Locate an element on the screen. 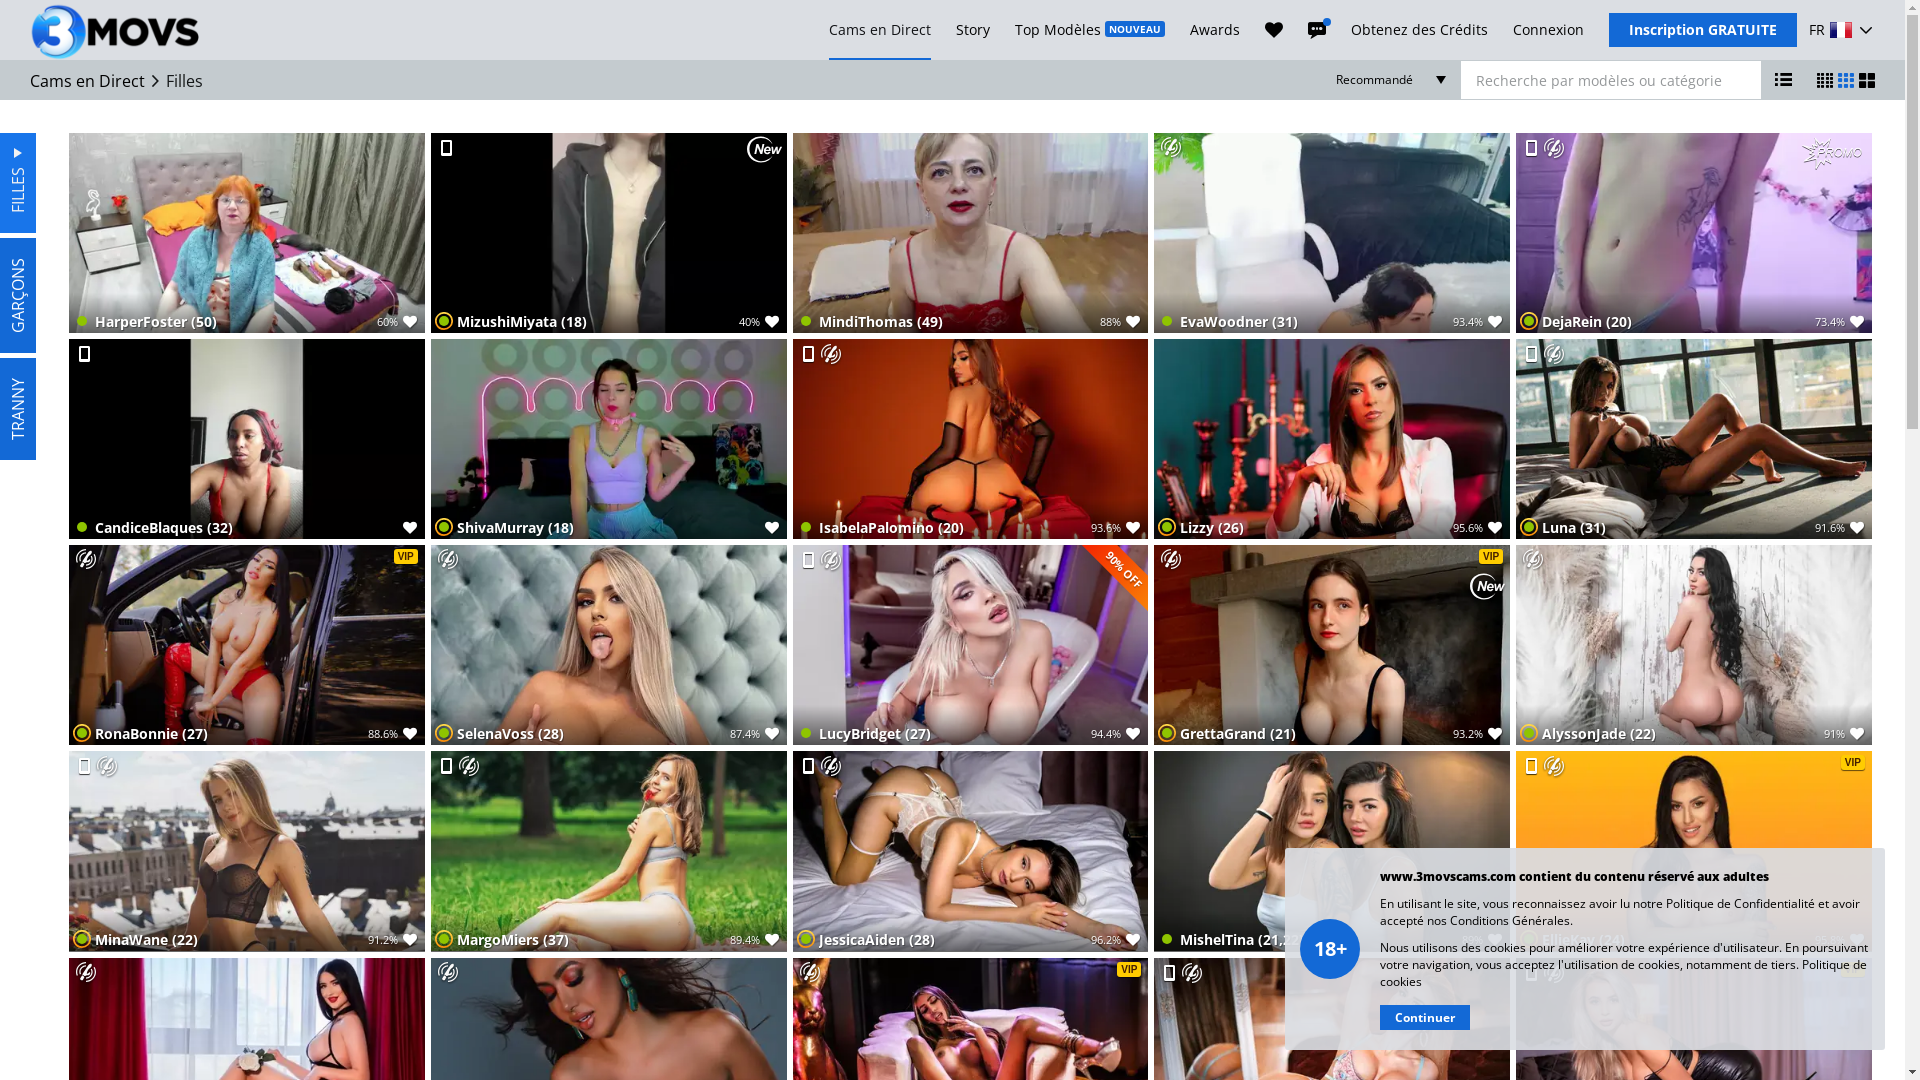  'AlyssonJade (22) is located at coordinates (1693, 644).